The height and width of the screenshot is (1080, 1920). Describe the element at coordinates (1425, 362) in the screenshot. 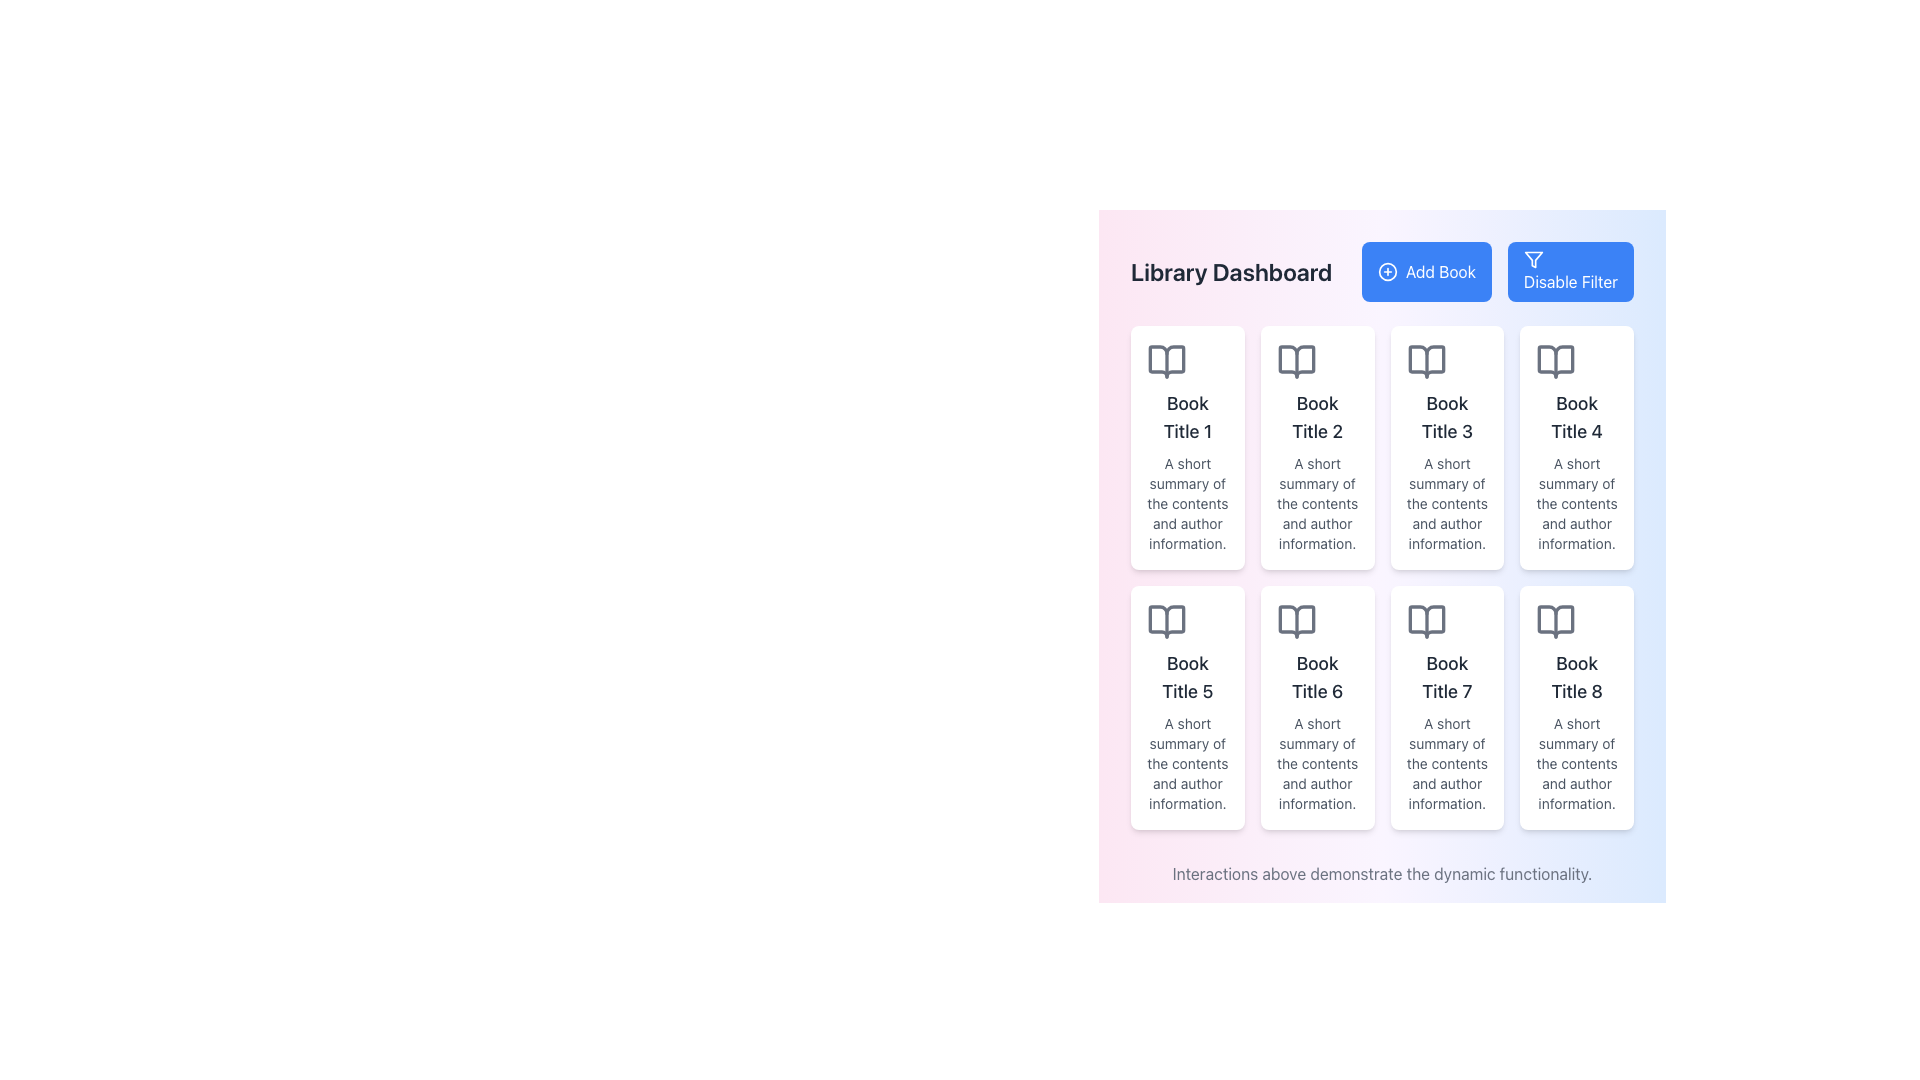

I see `the small, open-book icon with rounded, gray lines located at the top of the card representing 'Book Title 3'` at that location.